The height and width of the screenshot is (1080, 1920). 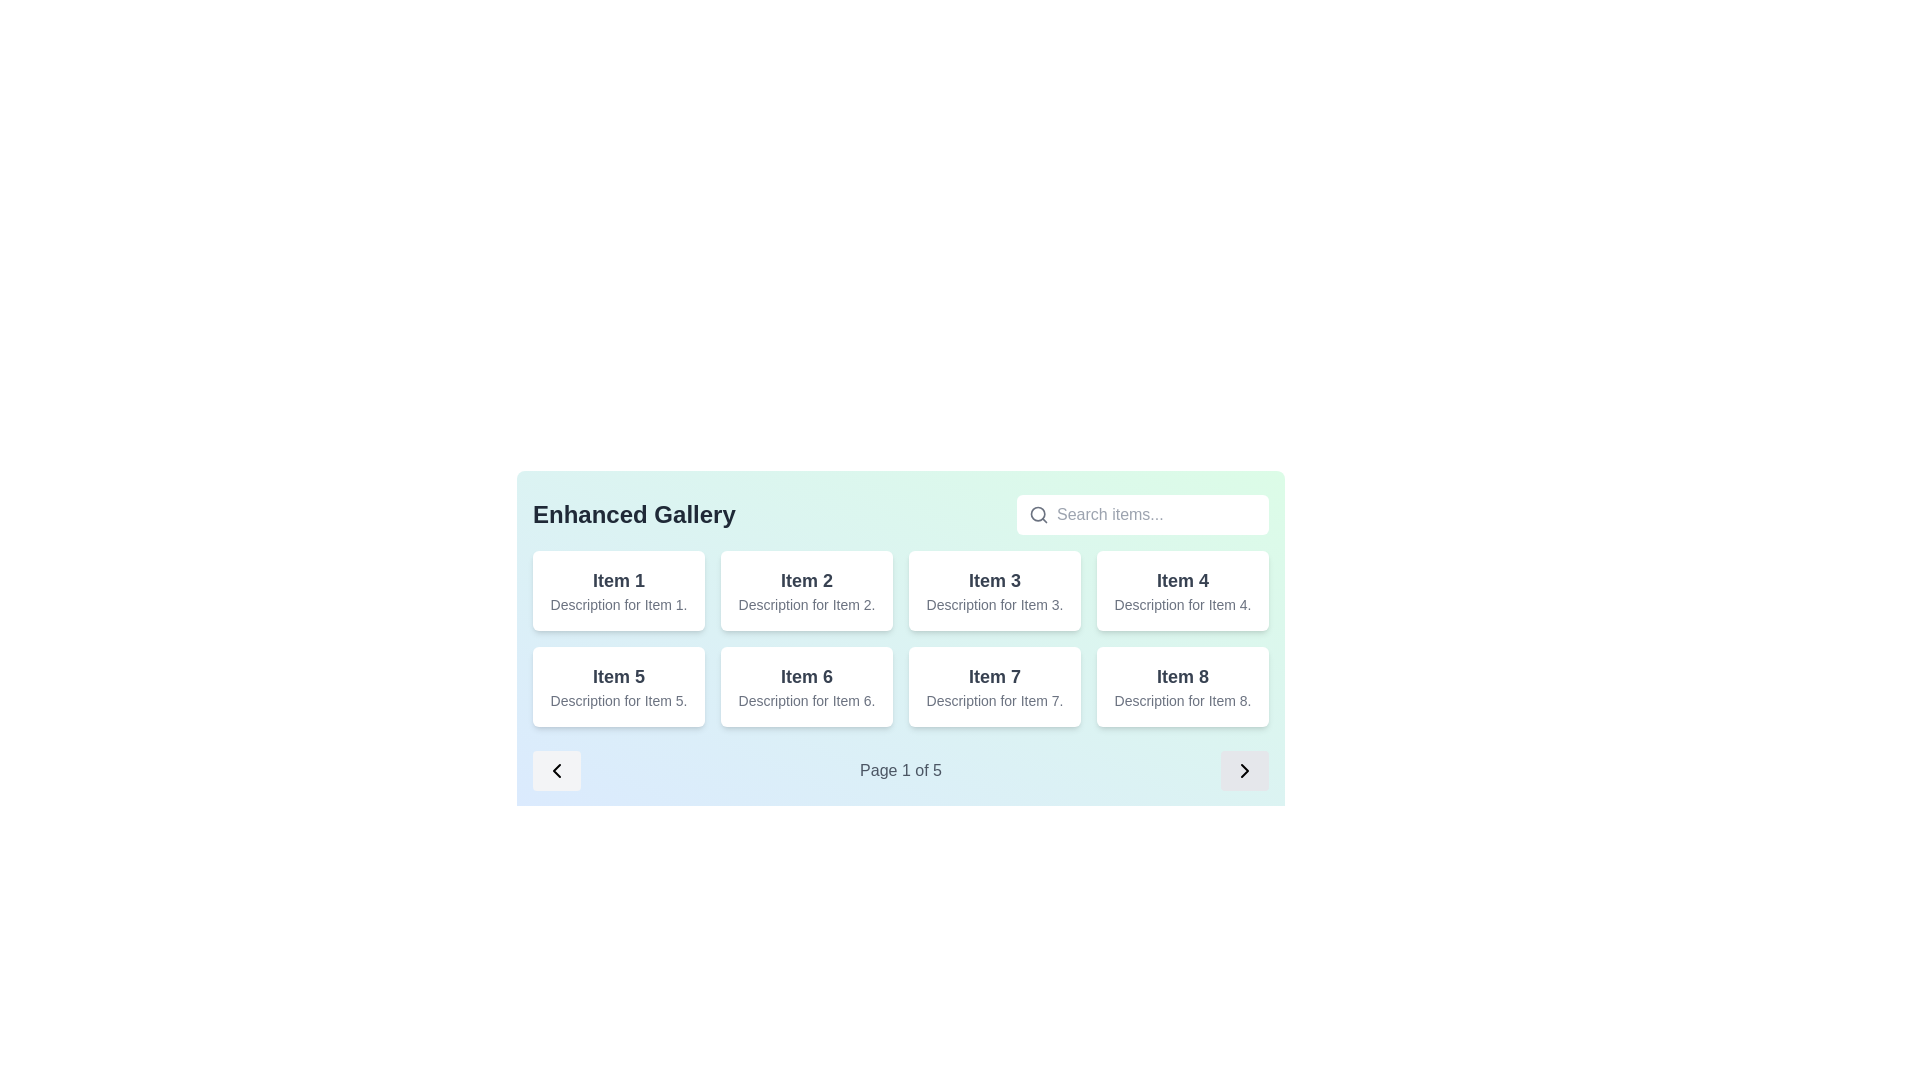 What do you see at coordinates (900, 770) in the screenshot?
I see `the Text label that provides information about the current page and the total number of pages in the pagination control bar located at the bottom of the content display area` at bounding box center [900, 770].